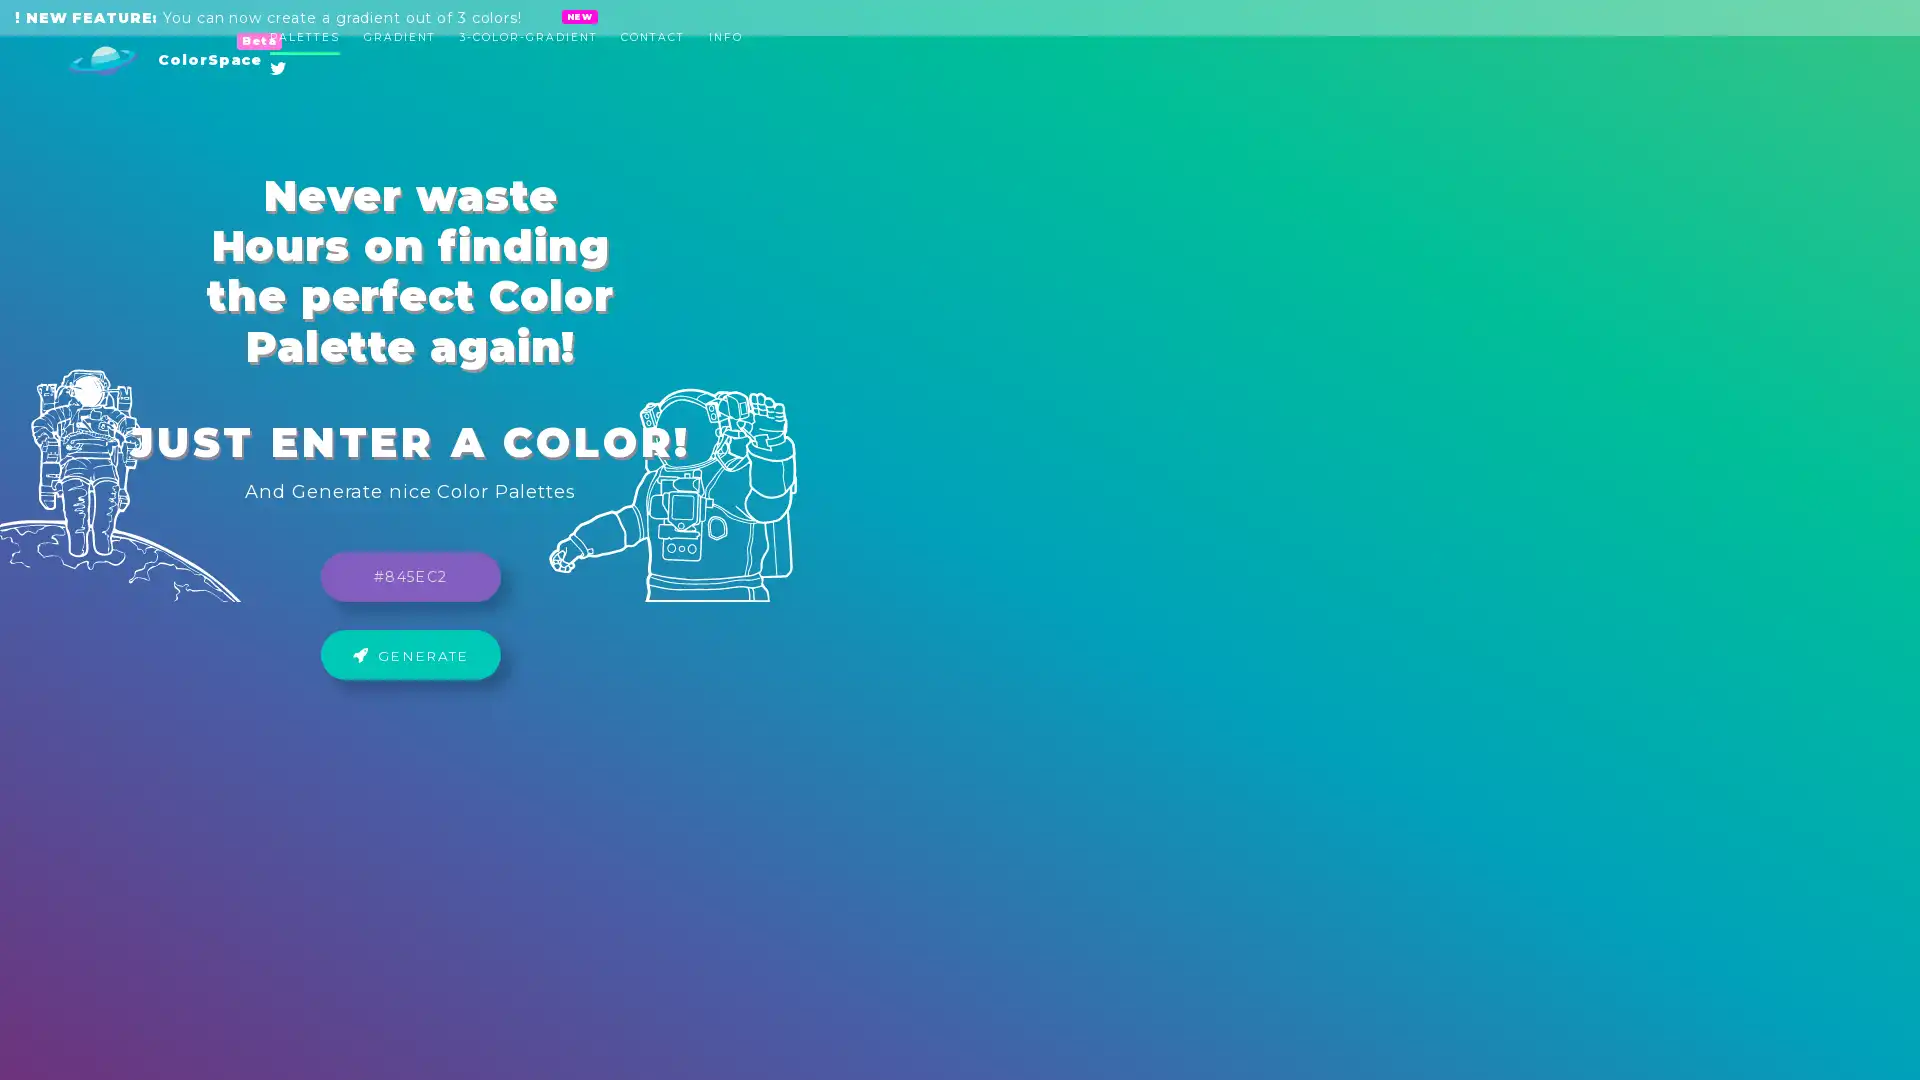 The height and width of the screenshot is (1080, 1920). Describe the element at coordinates (960, 562) in the screenshot. I see `GENERATE` at that location.